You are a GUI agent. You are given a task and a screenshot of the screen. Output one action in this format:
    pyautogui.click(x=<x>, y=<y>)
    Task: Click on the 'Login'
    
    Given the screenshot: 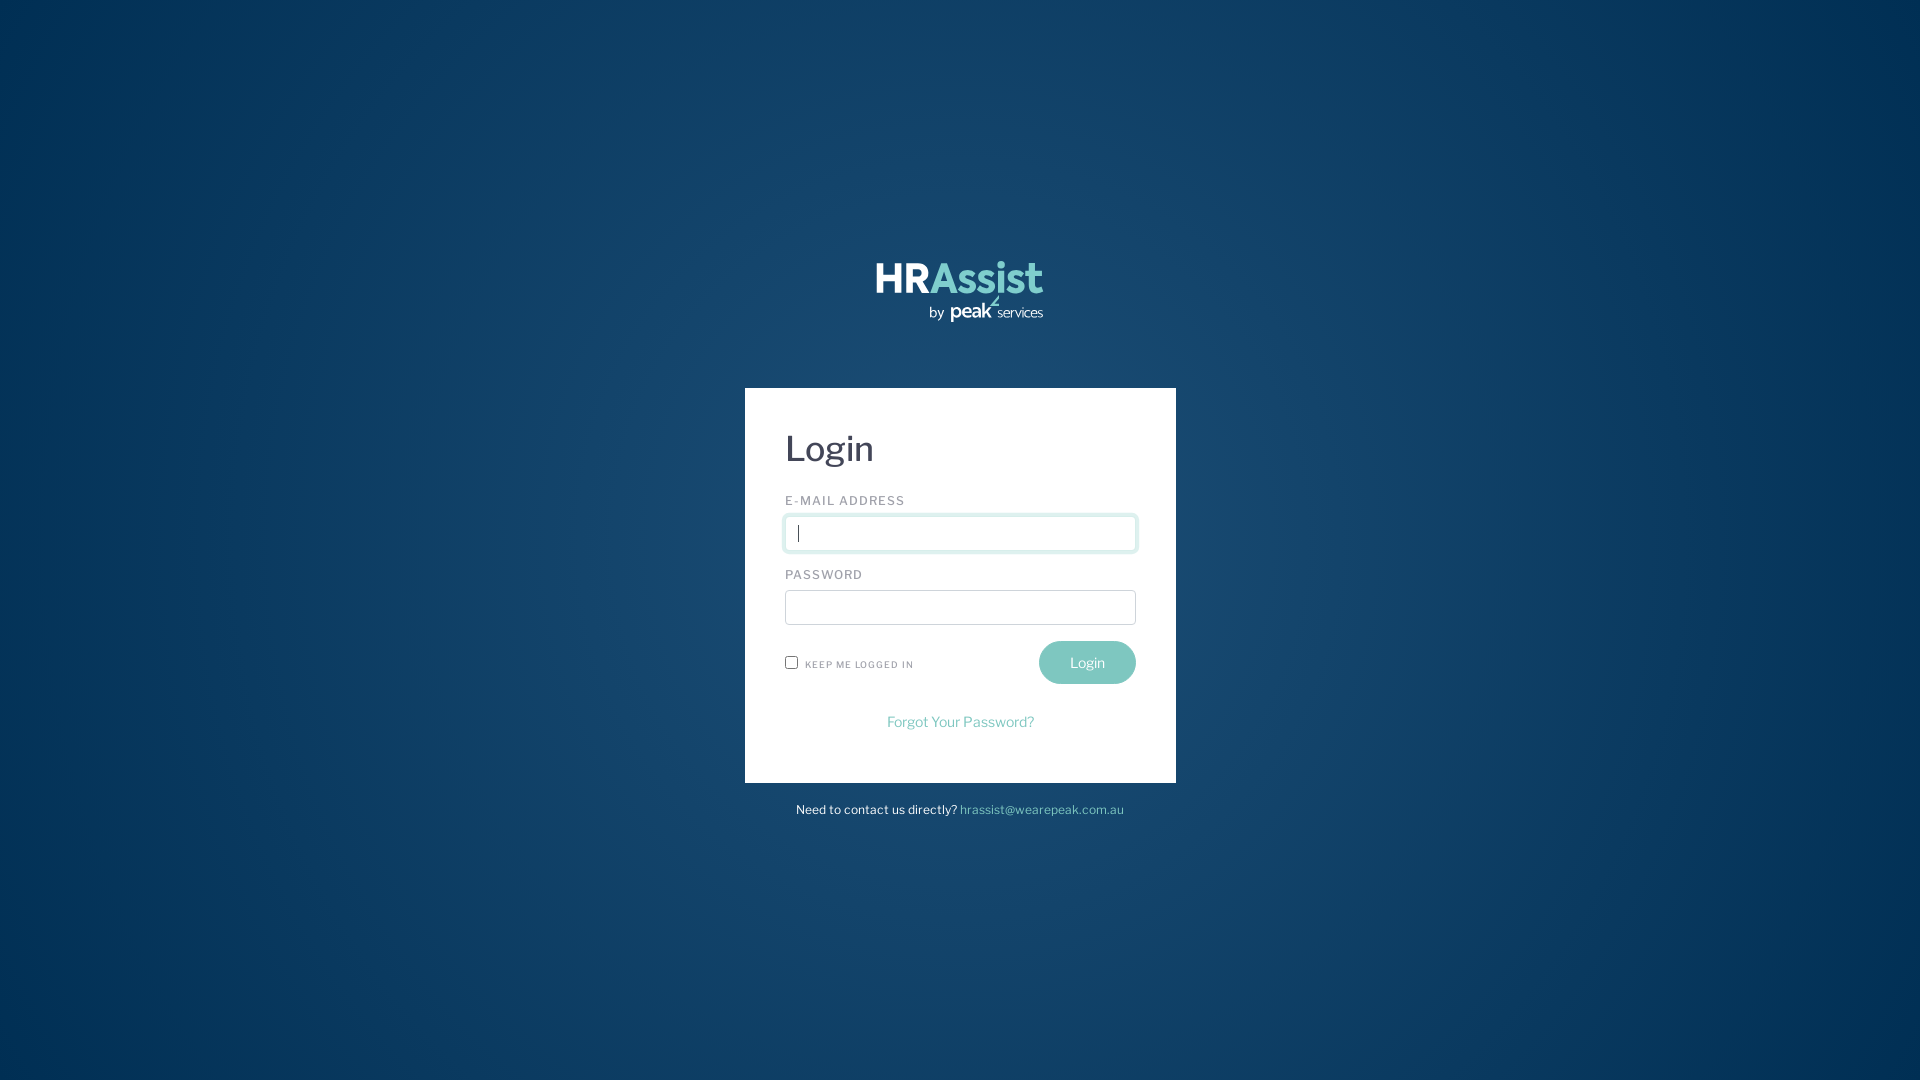 What is the action you would take?
    pyautogui.click(x=1085, y=662)
    